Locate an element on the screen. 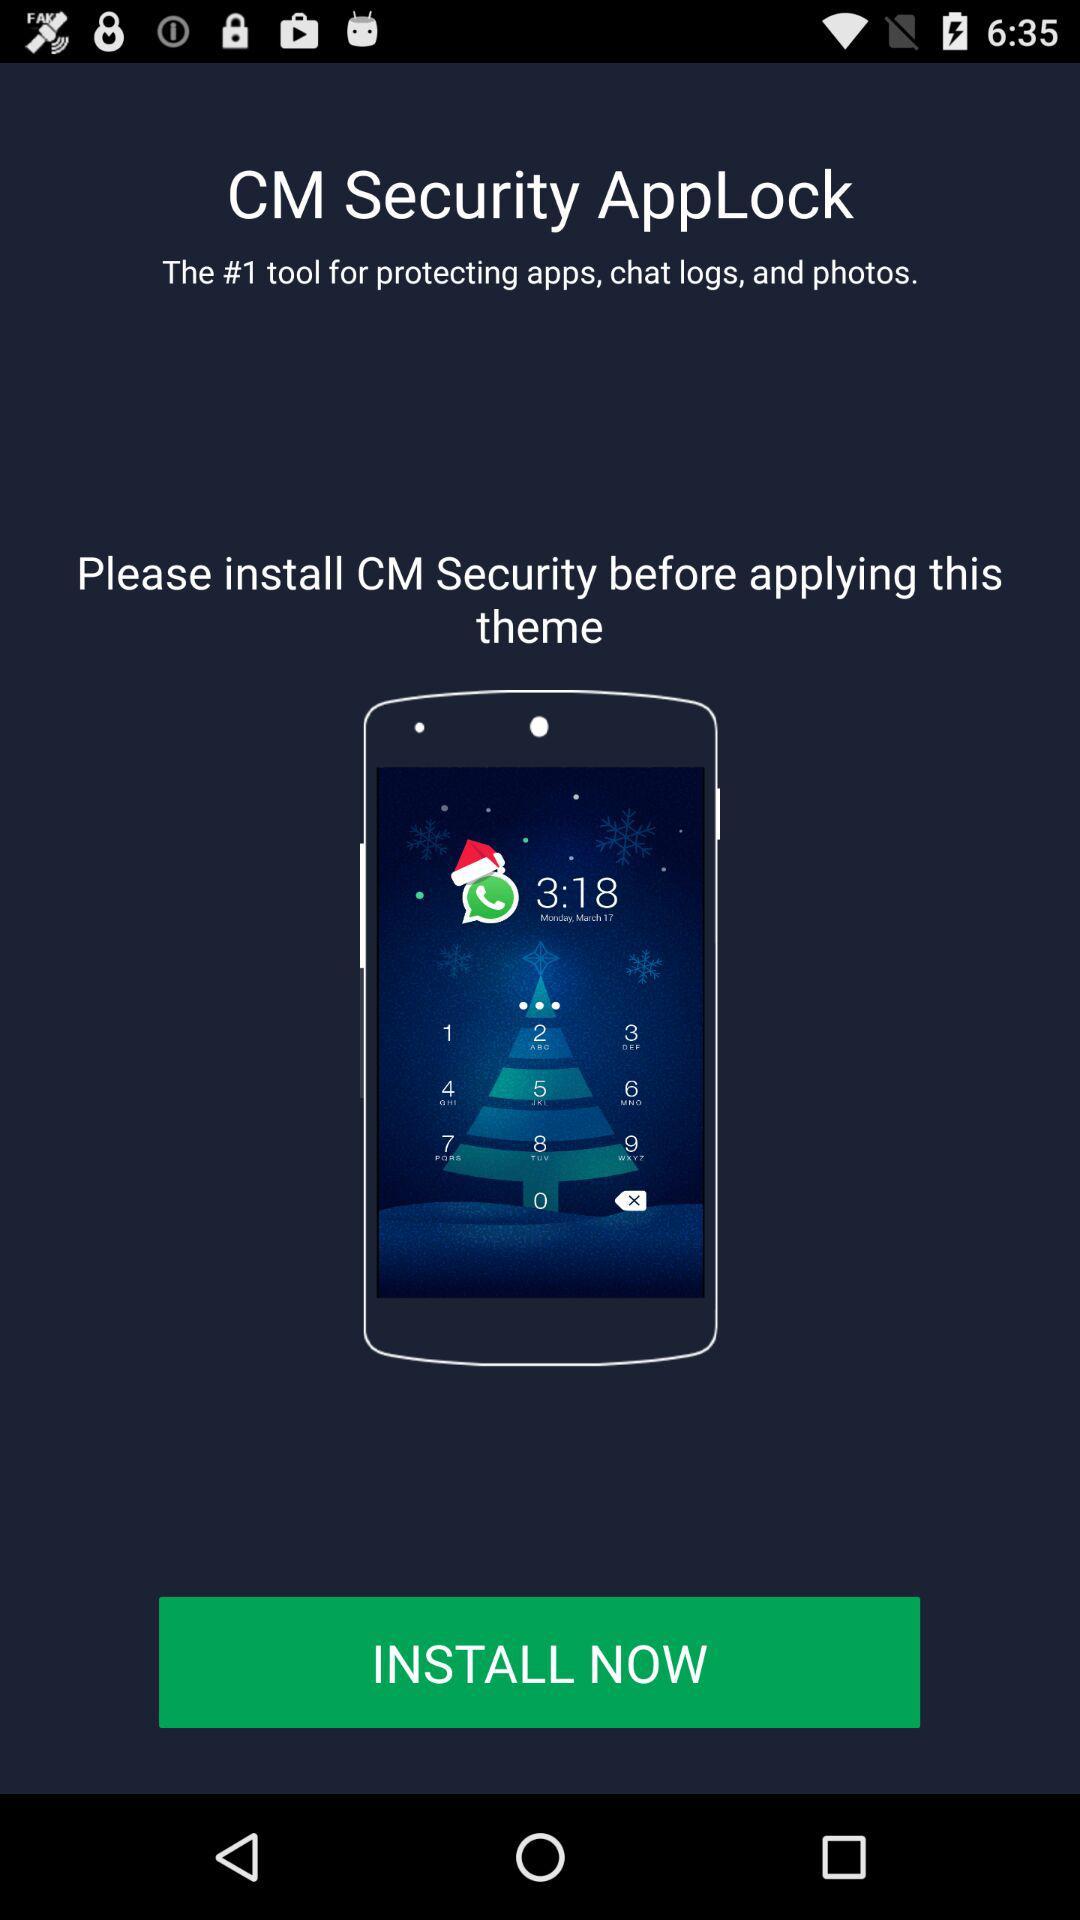 This screenshot has height=1920, width=1080. the install now is located at coordinates (538, 1662).